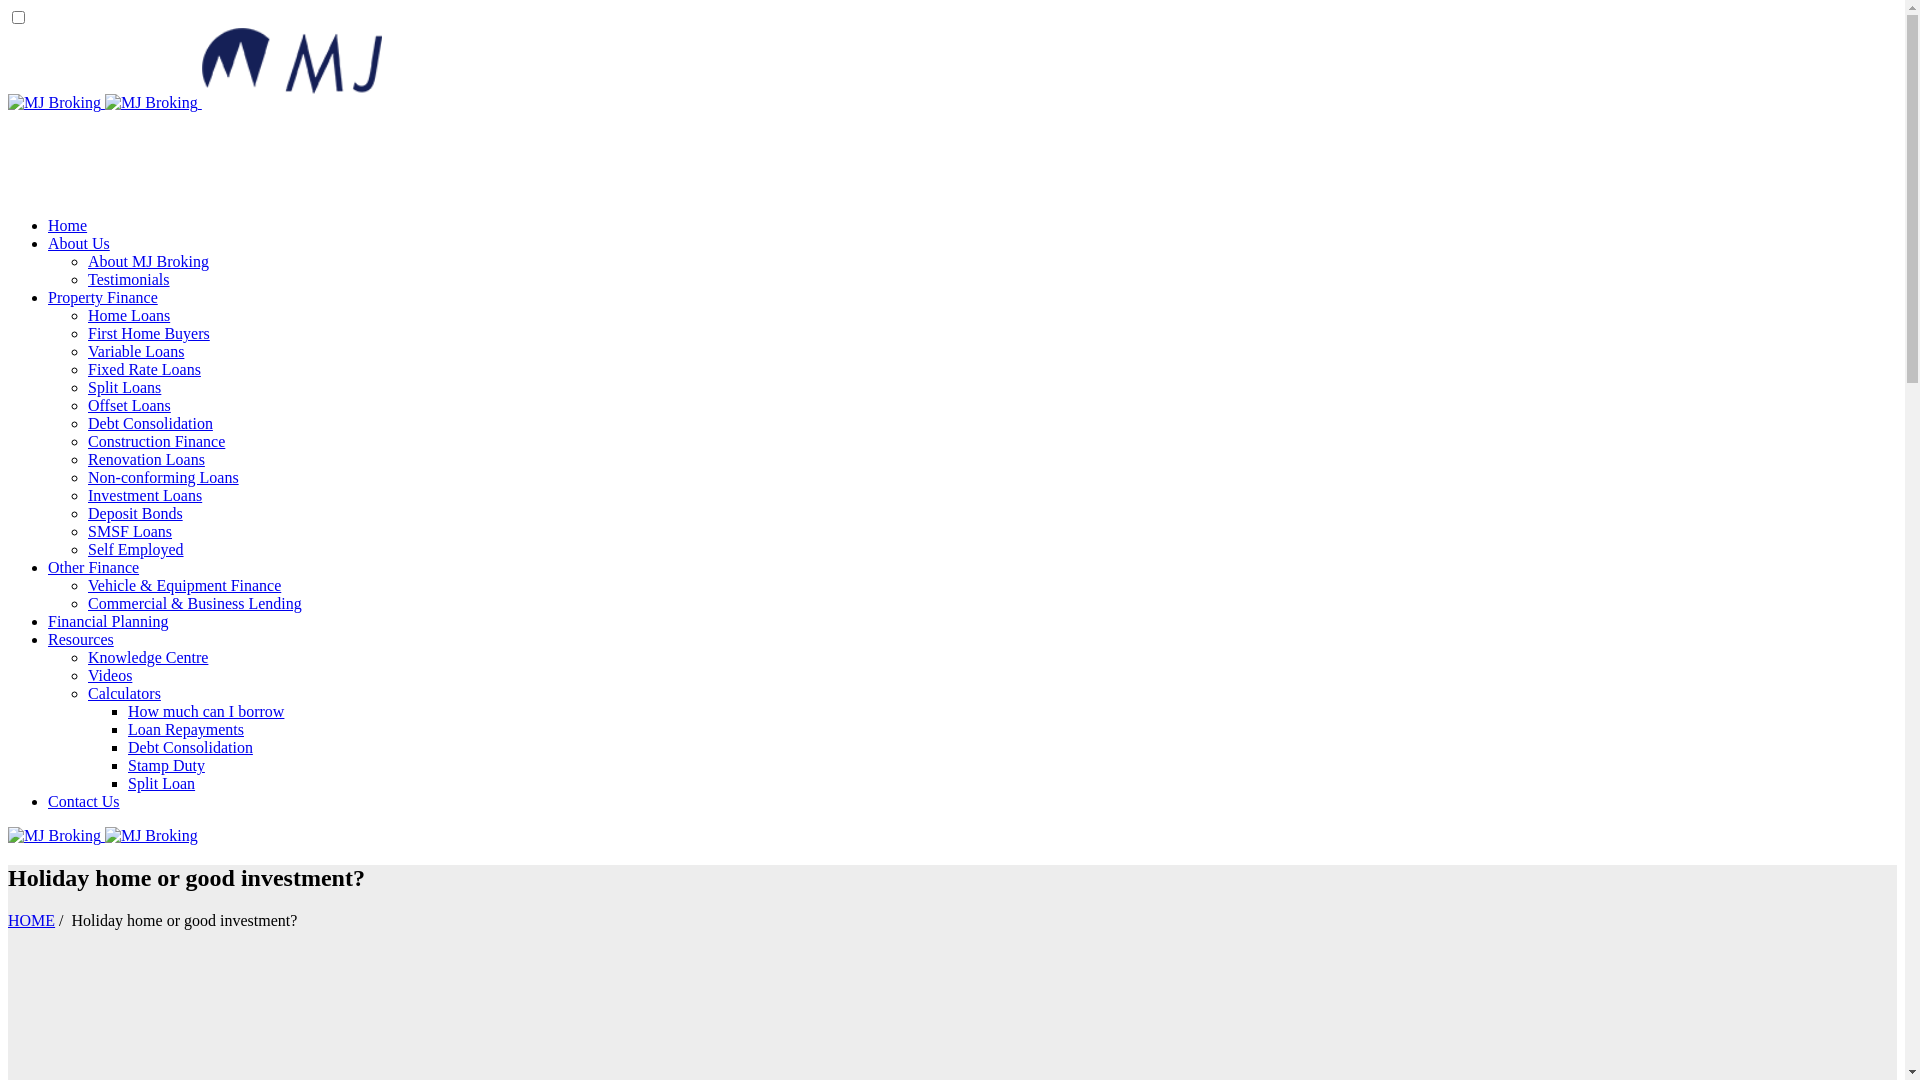  What do you see at coordinates (147, 657) in the screenshot?
I see `'Knowledge Centre'` at bounding box center [147, 657].